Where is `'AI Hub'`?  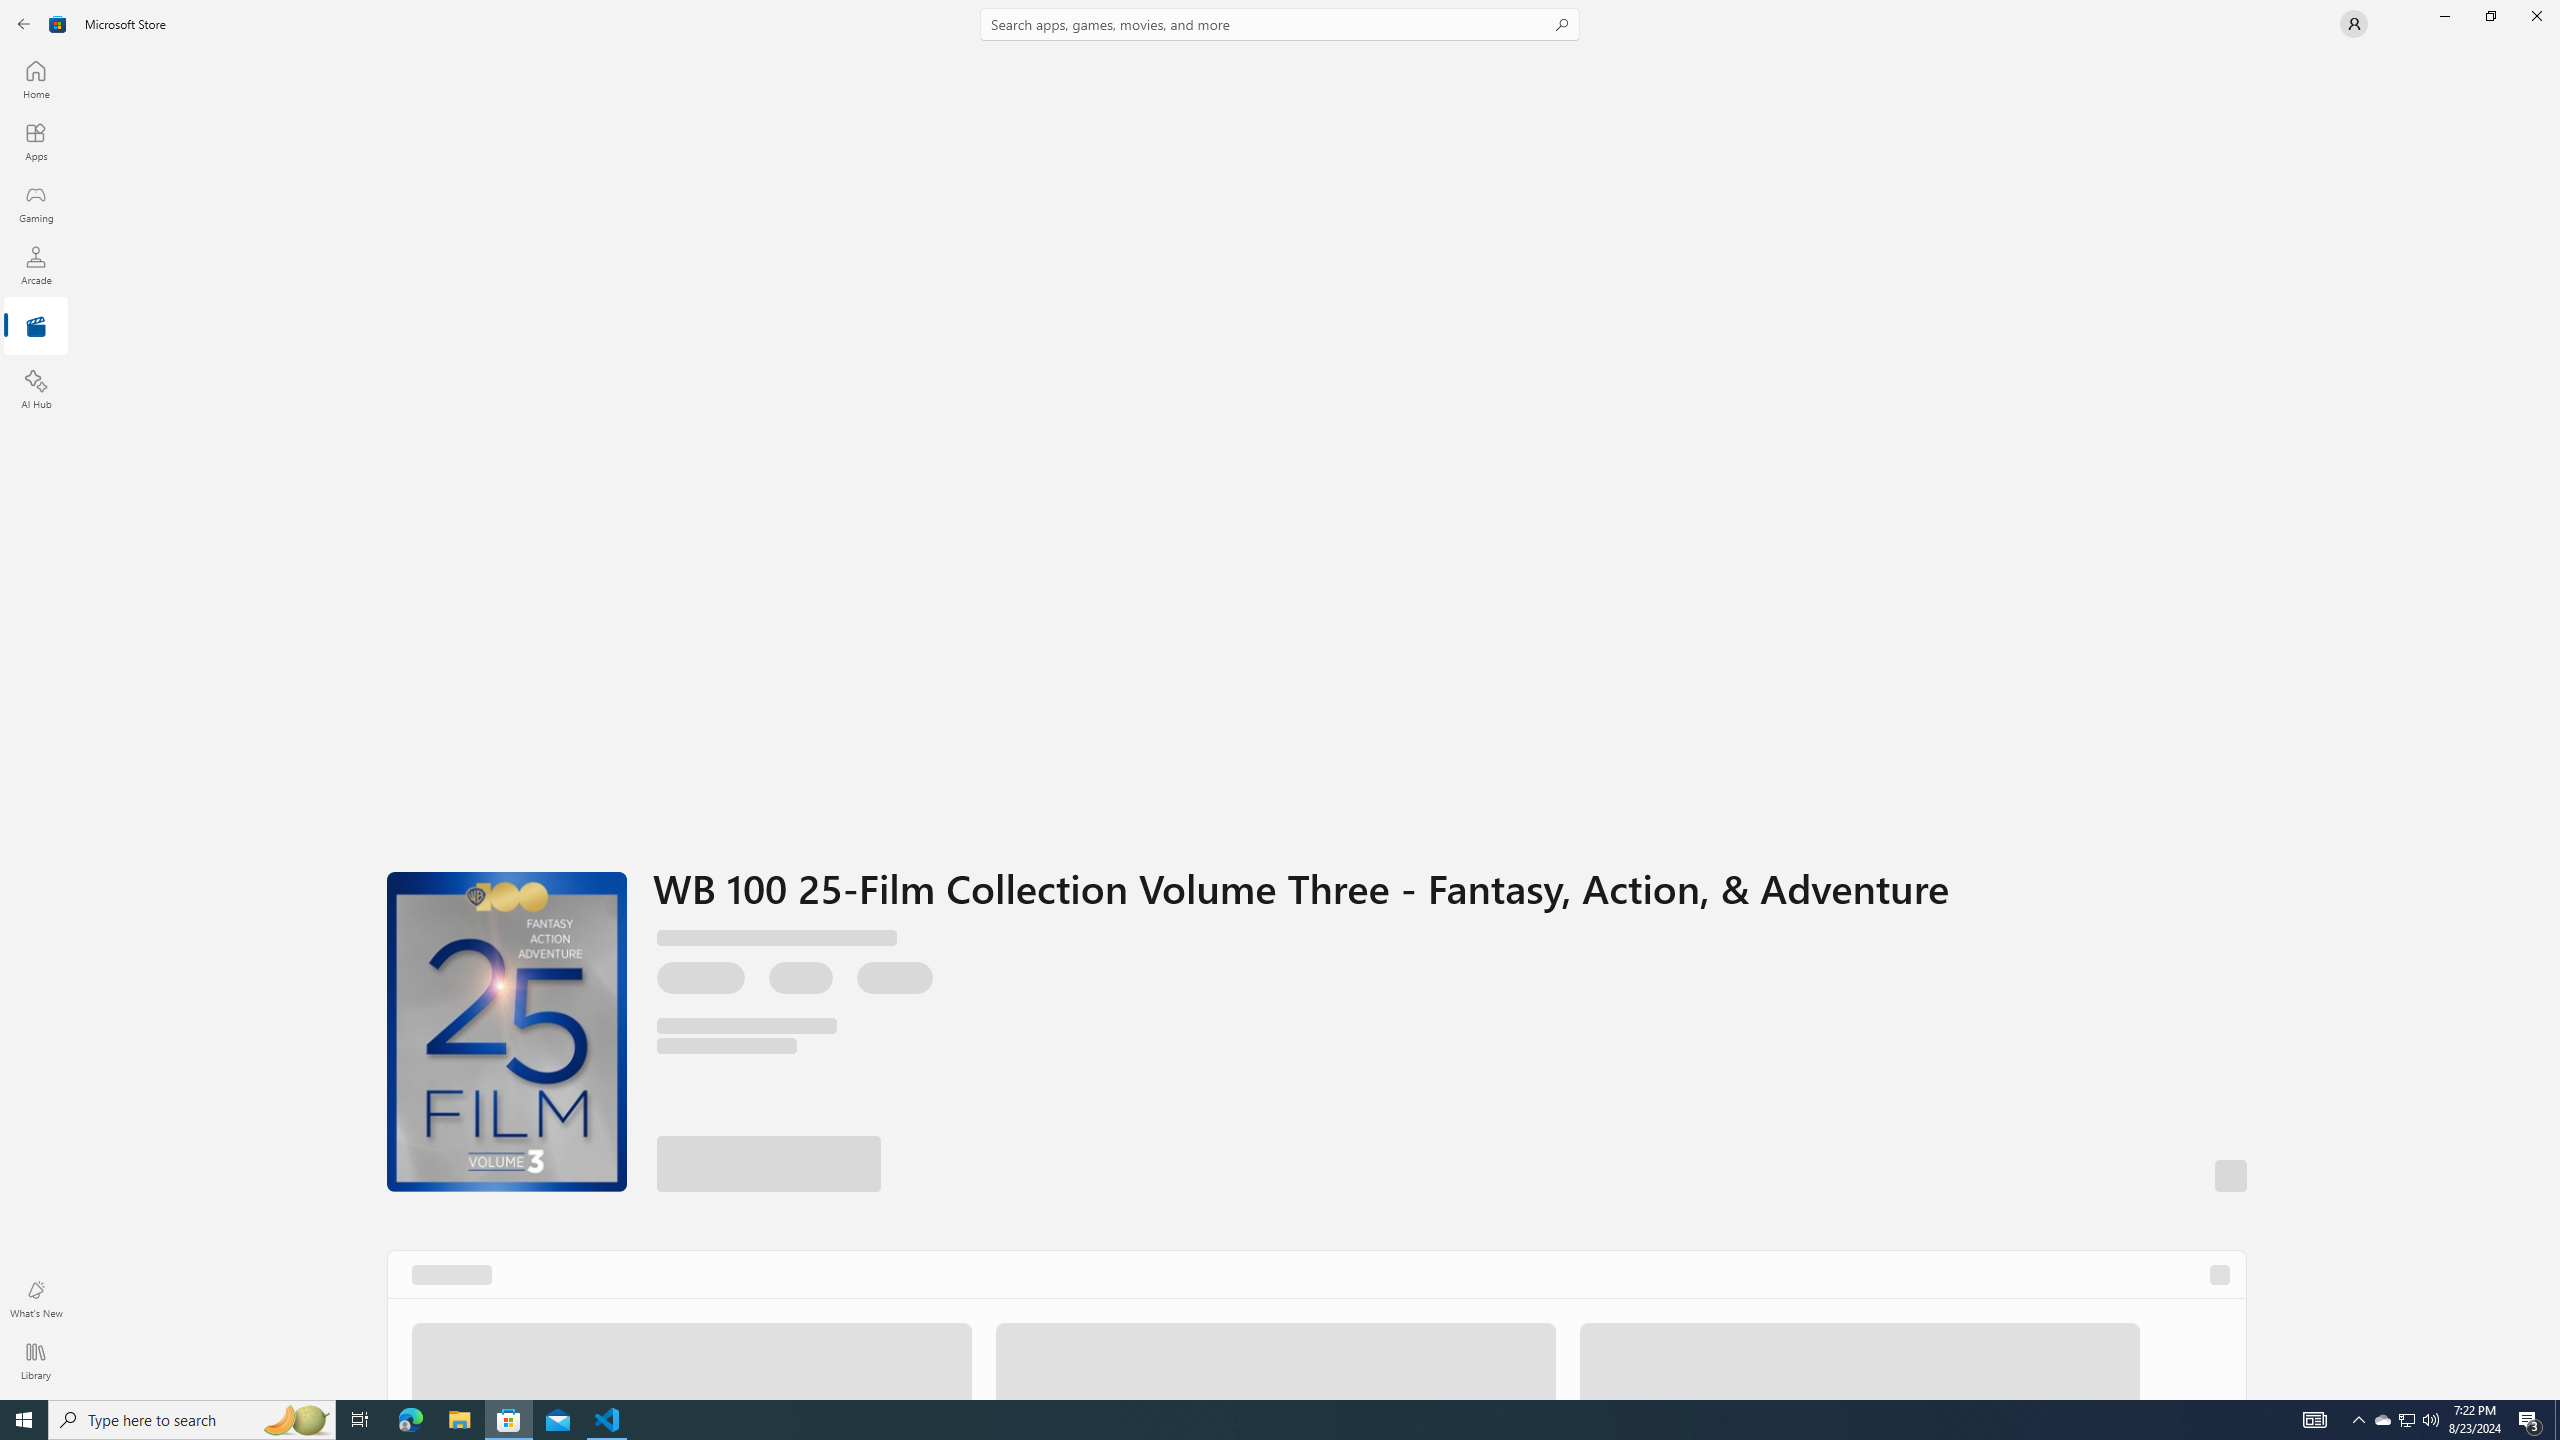 'AI Hub' is located at coordinates (34, 388).